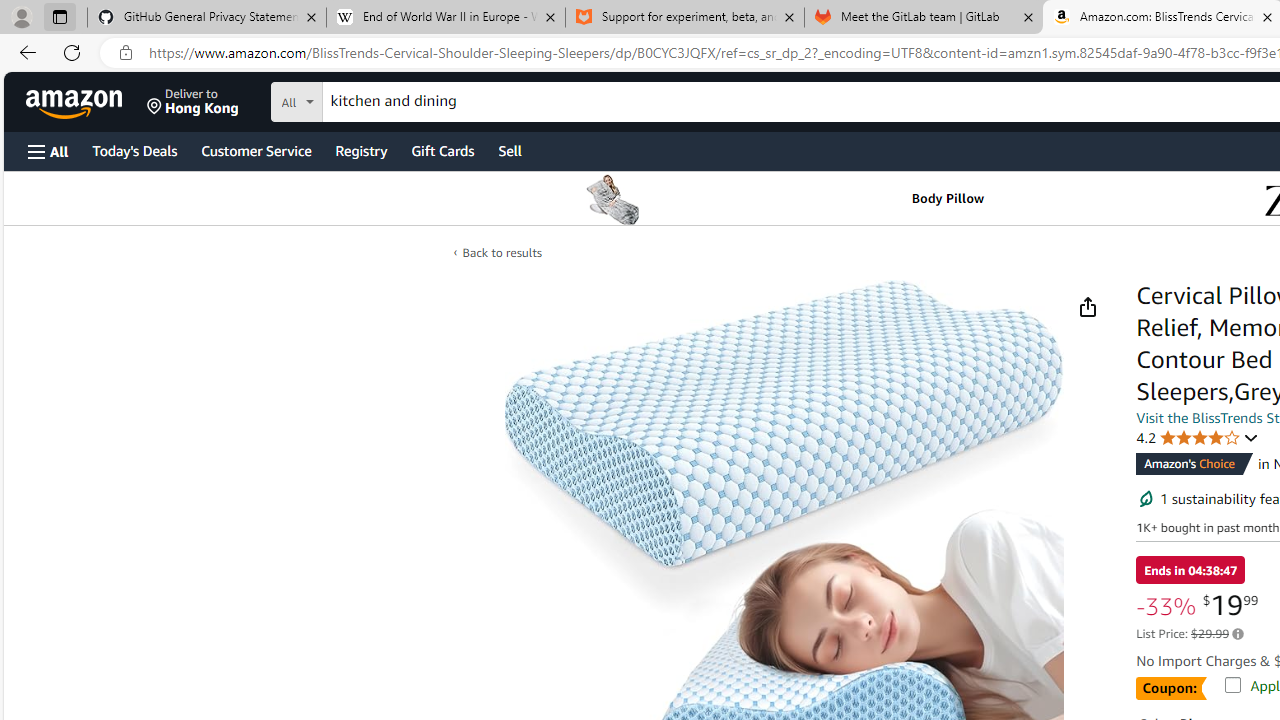 Image resolution: width=1280 pixels, height=720 pixels. What do you see at coordinates (1146, 497) in the screenshot?
I see `'Sustainability features'` at bounding box center [1146, 497].